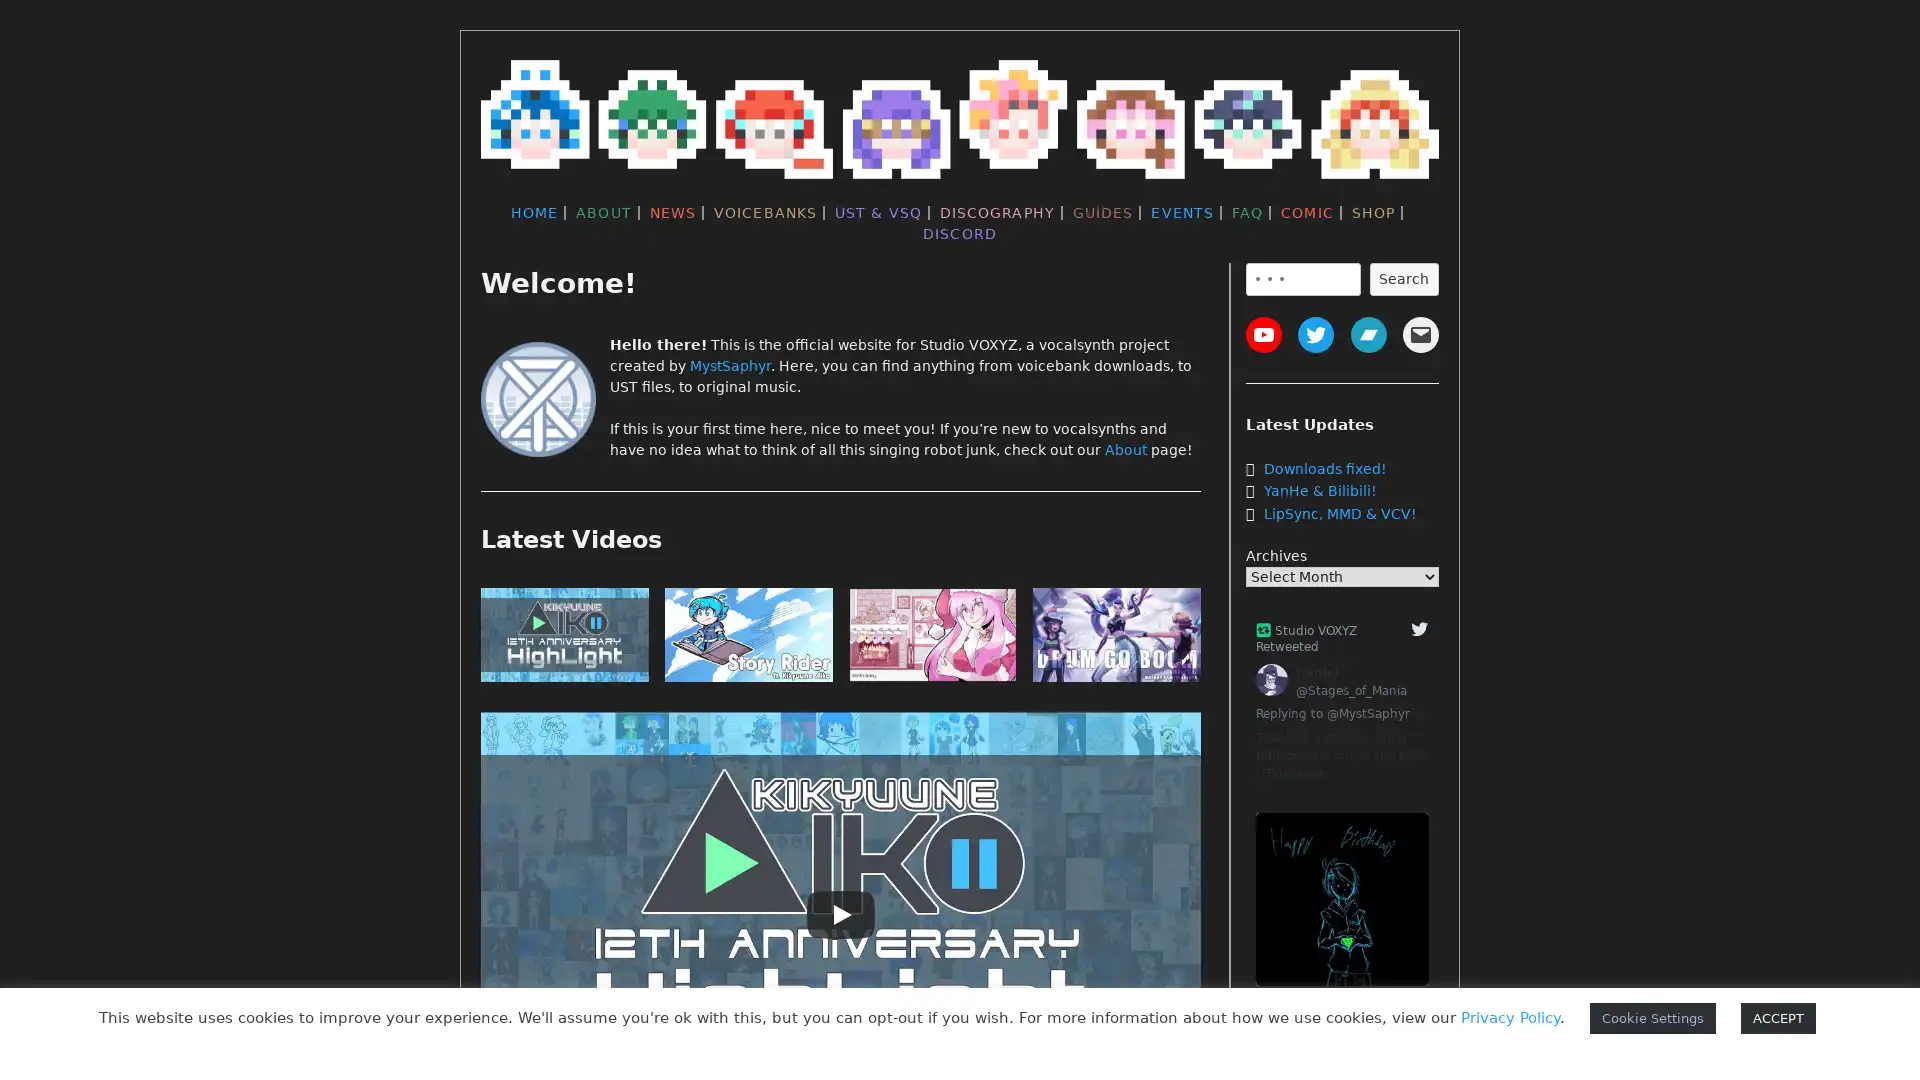 The width and height of the screenshot is (1920, 1080). Describe the element at coordinates (1116, 639) in the screenshot. I see `play` at that location.